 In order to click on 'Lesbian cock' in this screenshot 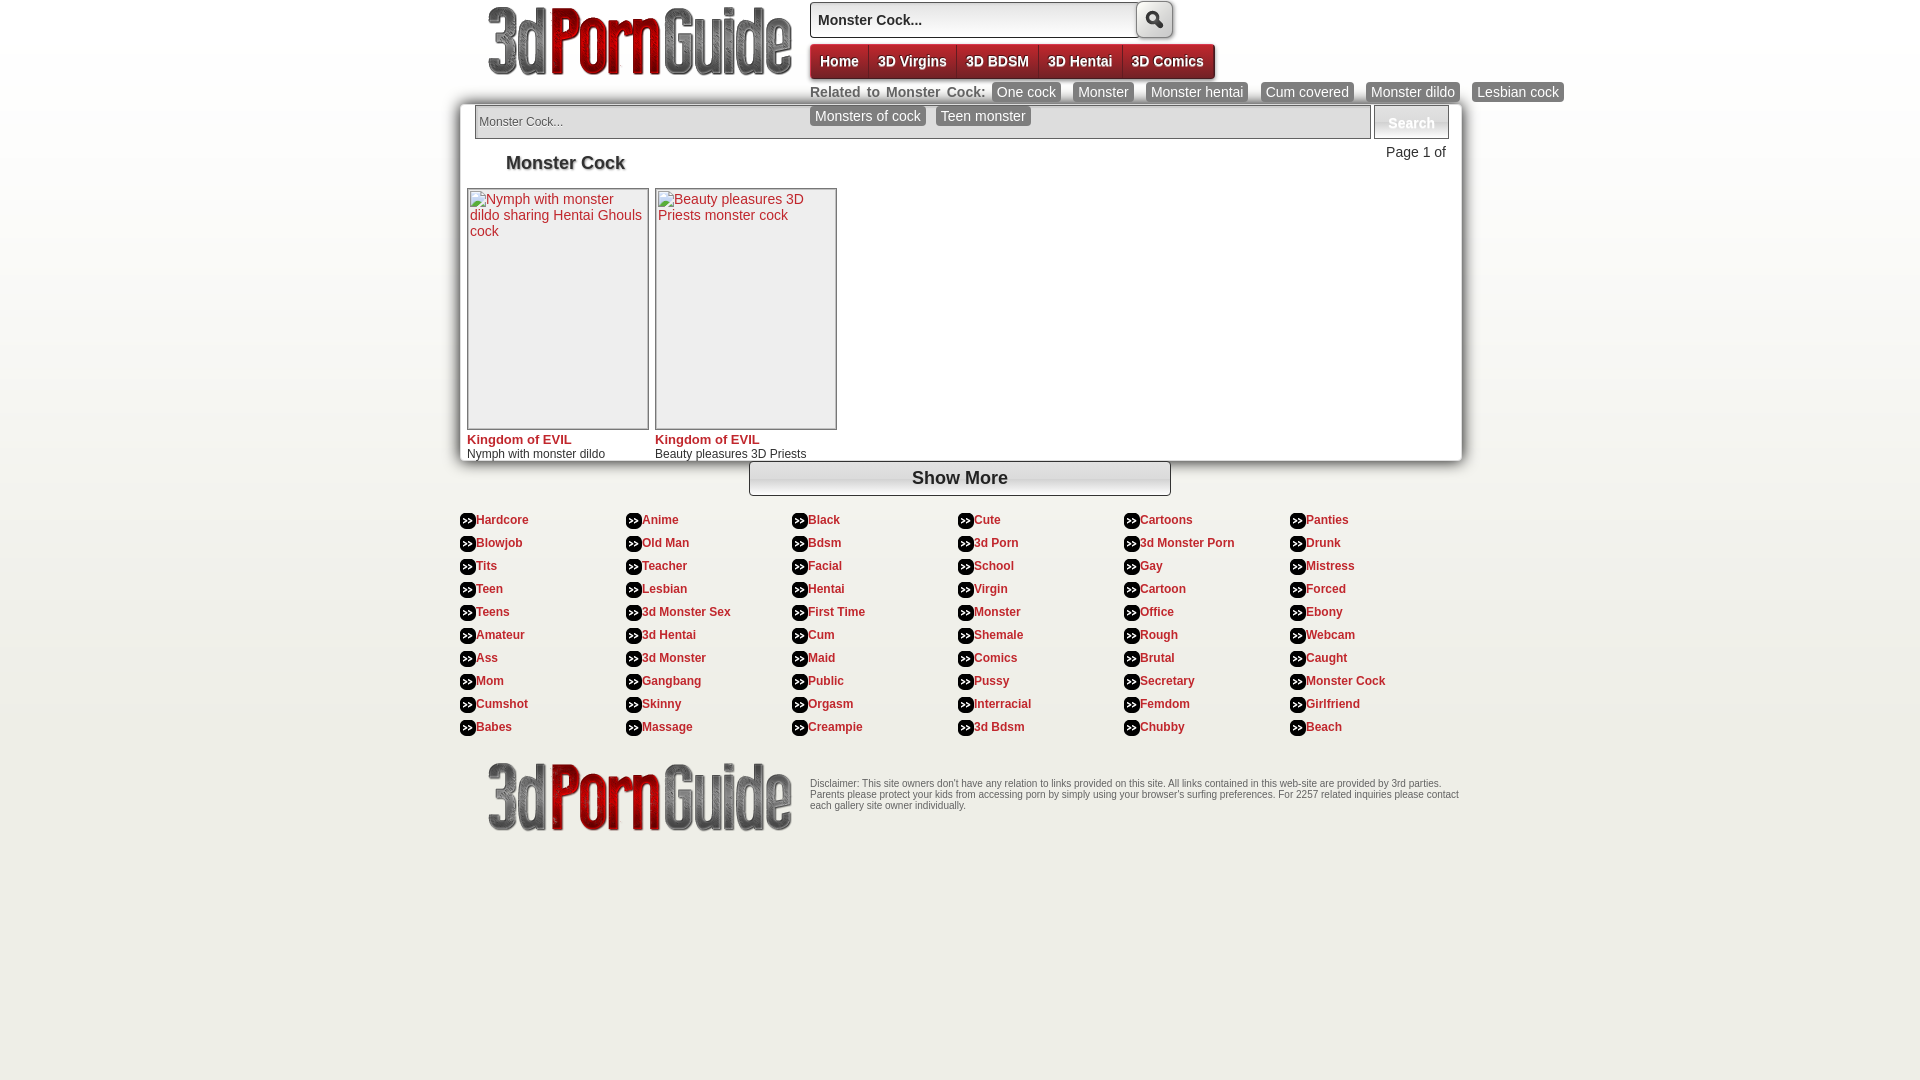, I will do `click(1472, 92)`.